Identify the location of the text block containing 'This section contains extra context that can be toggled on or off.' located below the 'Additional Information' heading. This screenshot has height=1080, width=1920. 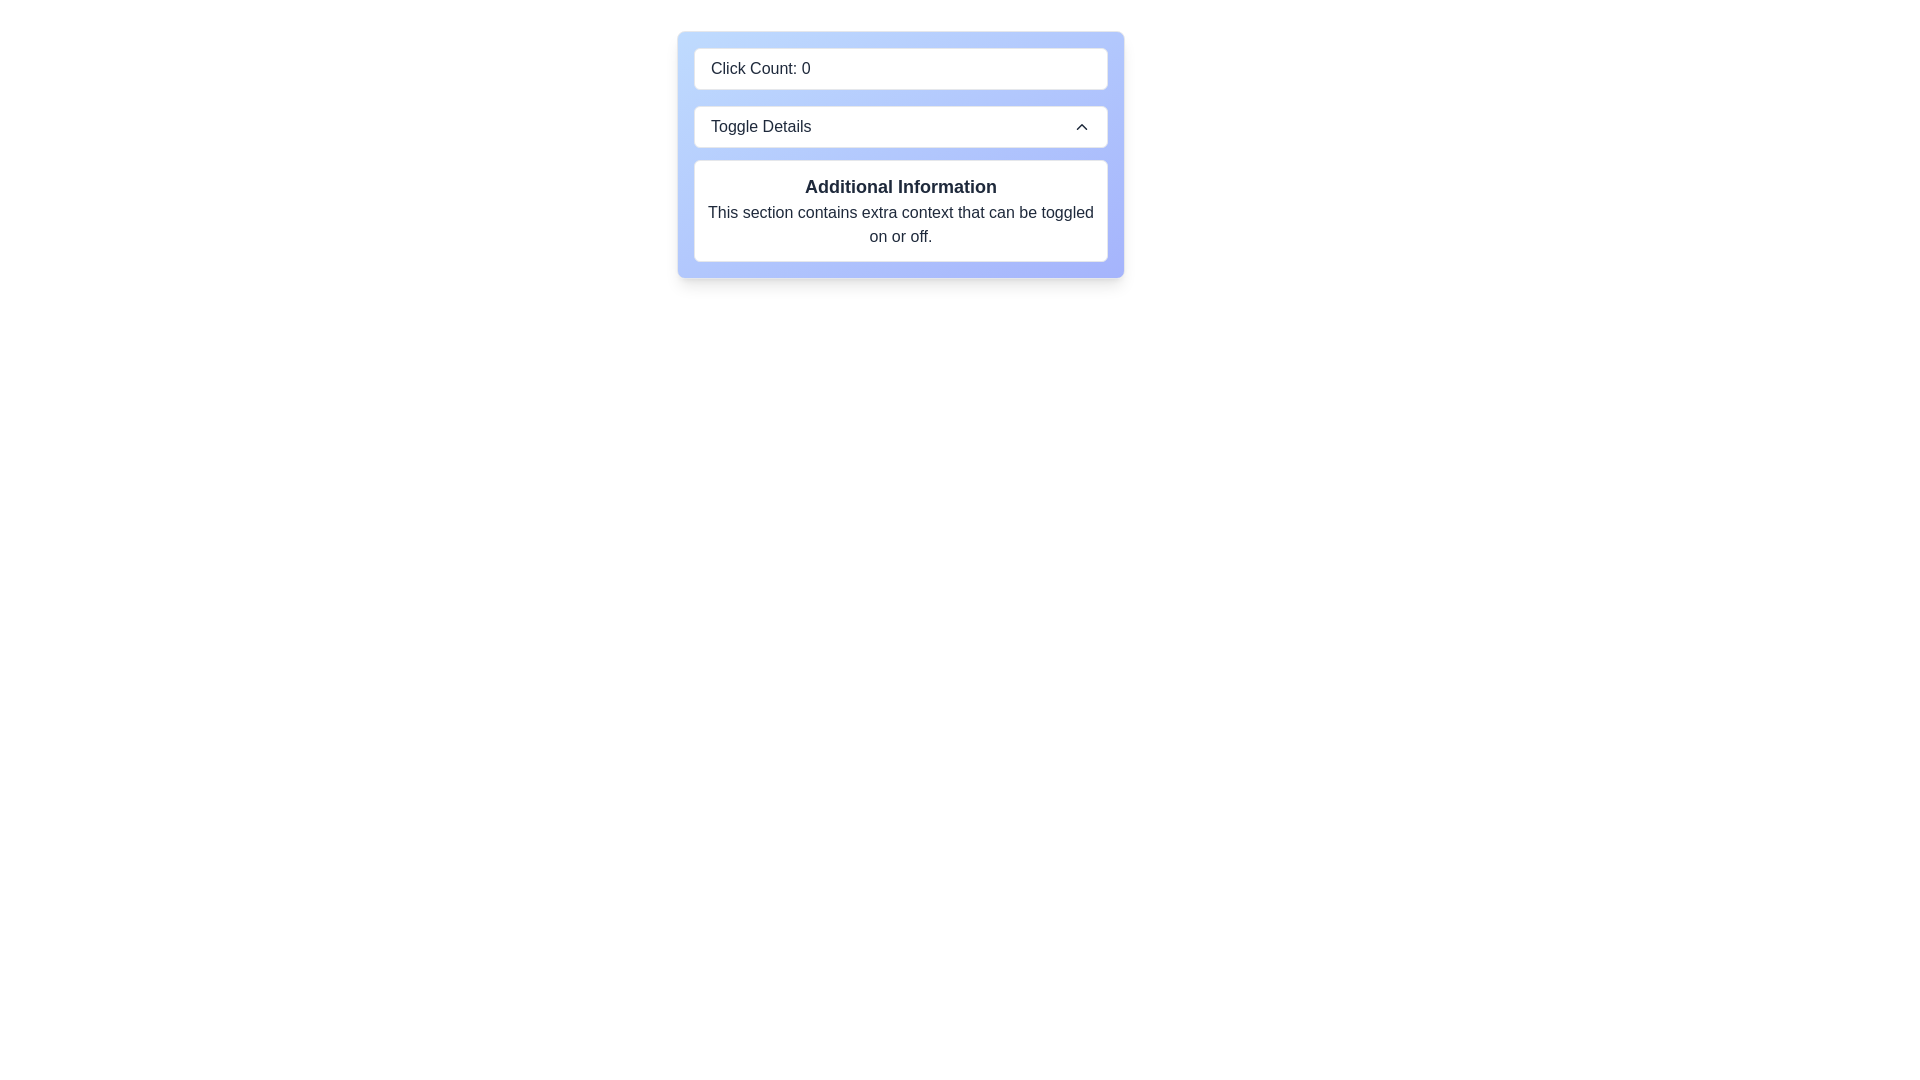
(900, 224).